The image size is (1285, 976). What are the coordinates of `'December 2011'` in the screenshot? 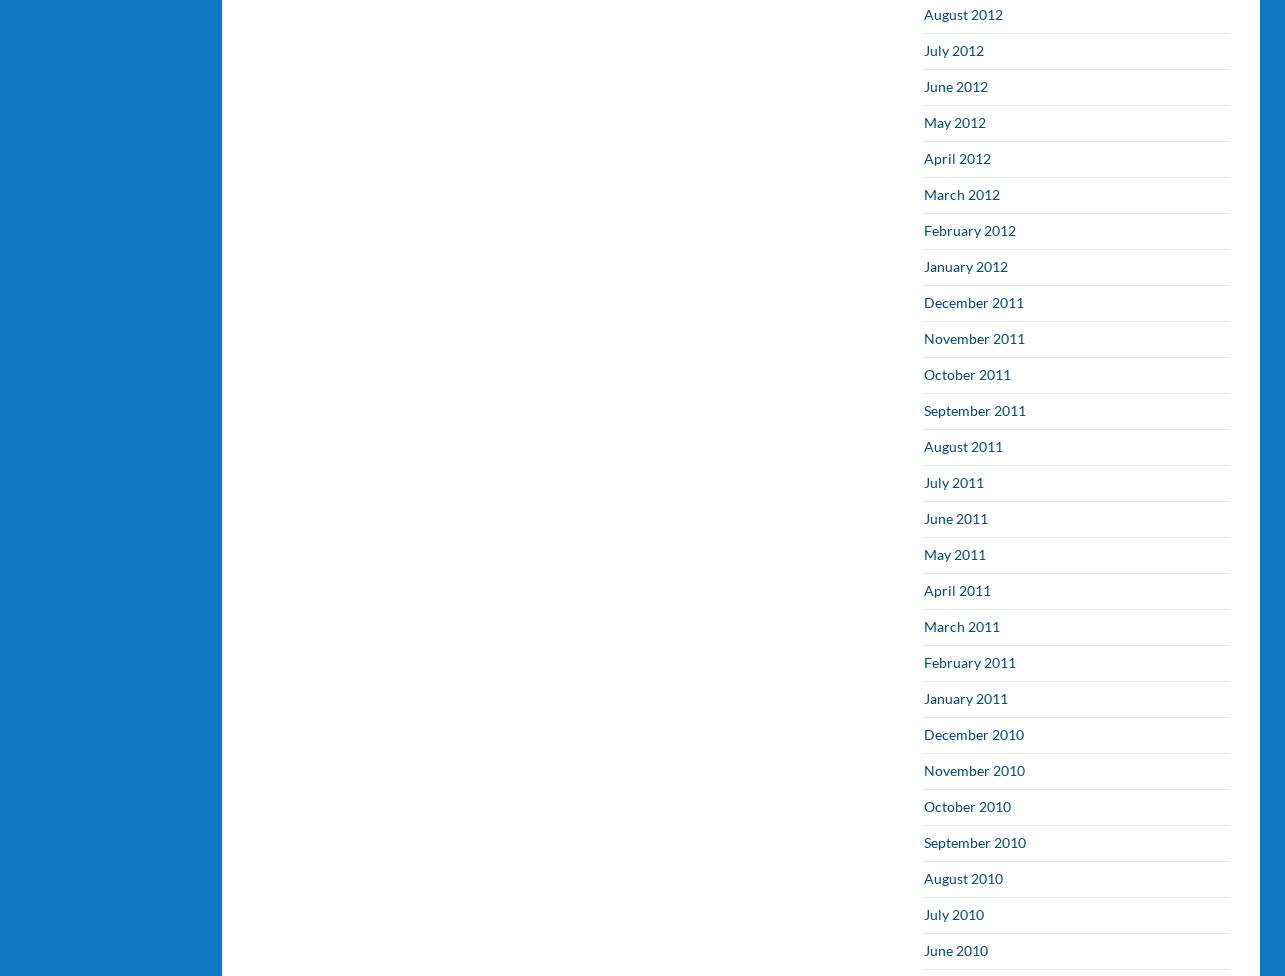 It's located at (974, 302).